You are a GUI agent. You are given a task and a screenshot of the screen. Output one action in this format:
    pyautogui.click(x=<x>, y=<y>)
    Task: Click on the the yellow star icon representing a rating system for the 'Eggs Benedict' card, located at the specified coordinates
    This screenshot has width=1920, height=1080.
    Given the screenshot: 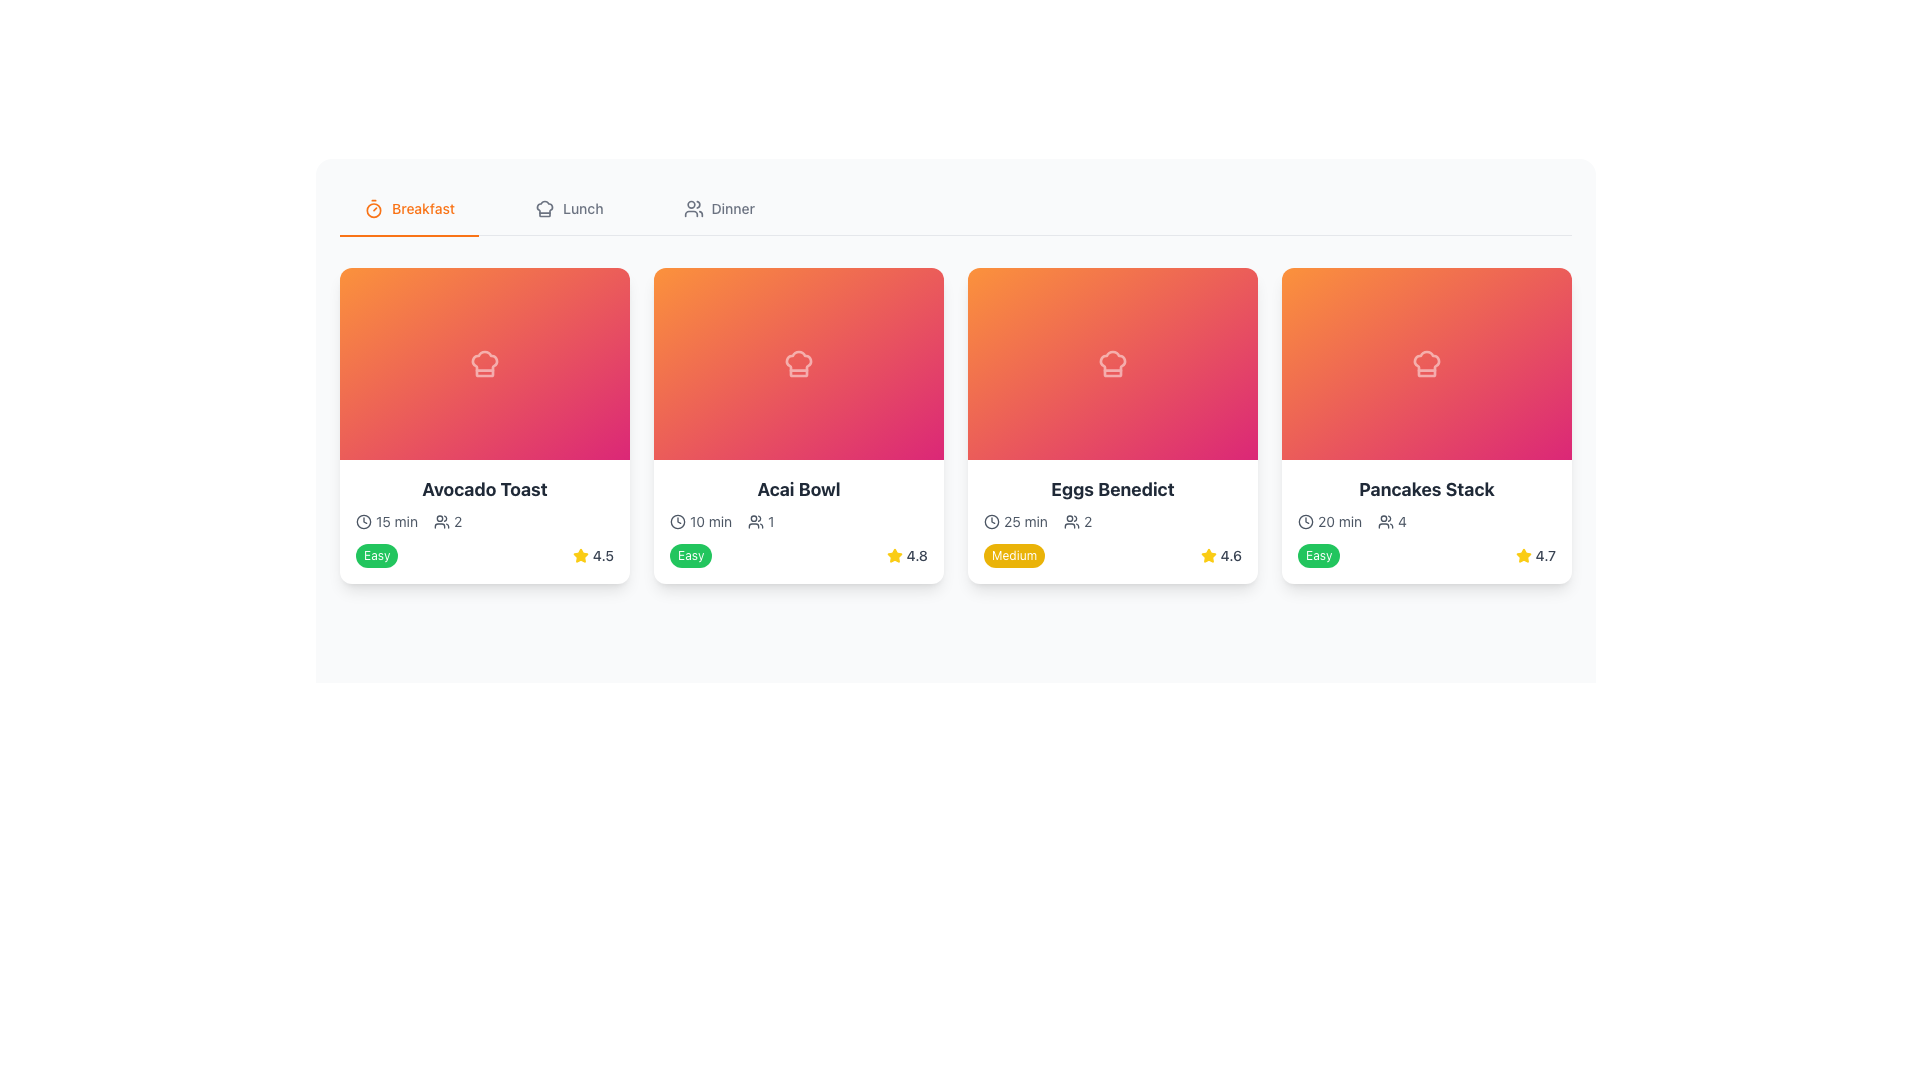 What is the action you would take?
    pyautogui.click(x=1207, y=555)
    